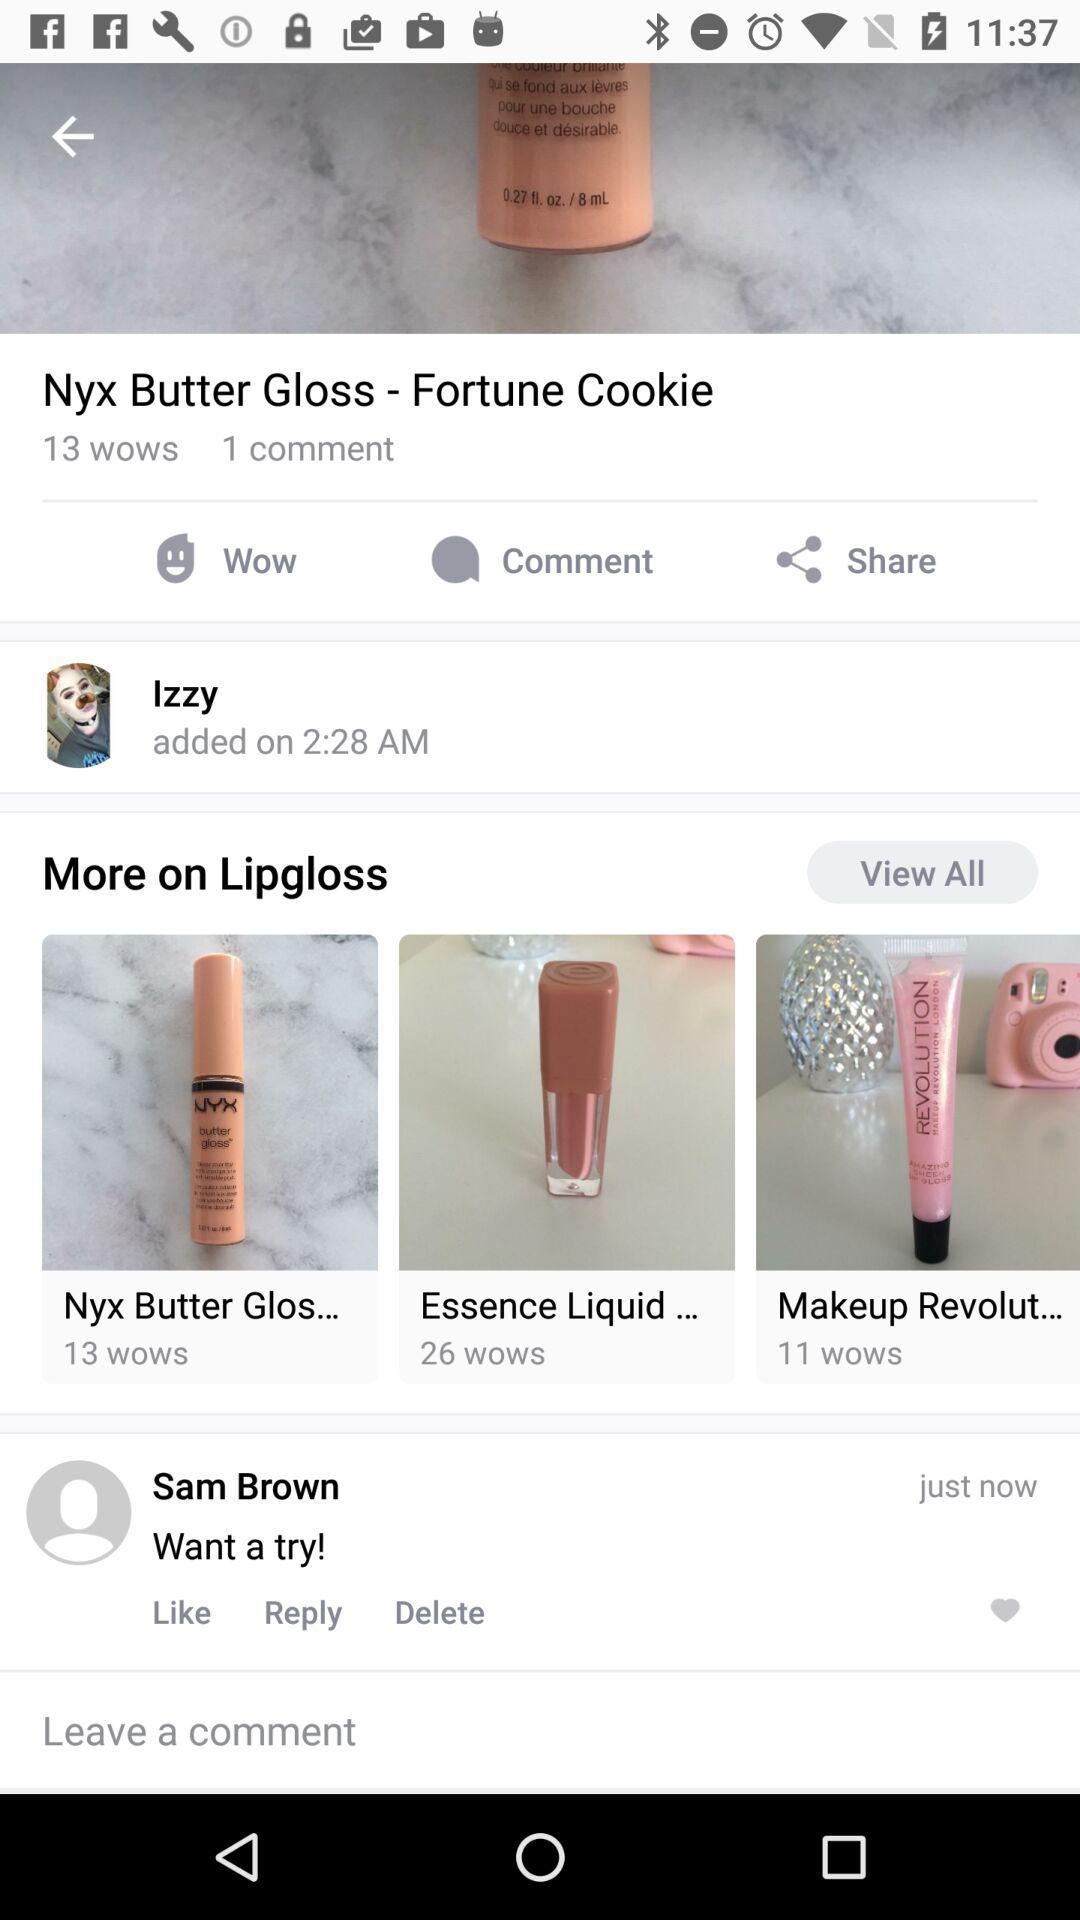 Image resolution: width=1080 pixels, height=1920 pixels. Describe the element at coordinates (922, 872) in the screenshot. I see `the item below the share icon` at that location.